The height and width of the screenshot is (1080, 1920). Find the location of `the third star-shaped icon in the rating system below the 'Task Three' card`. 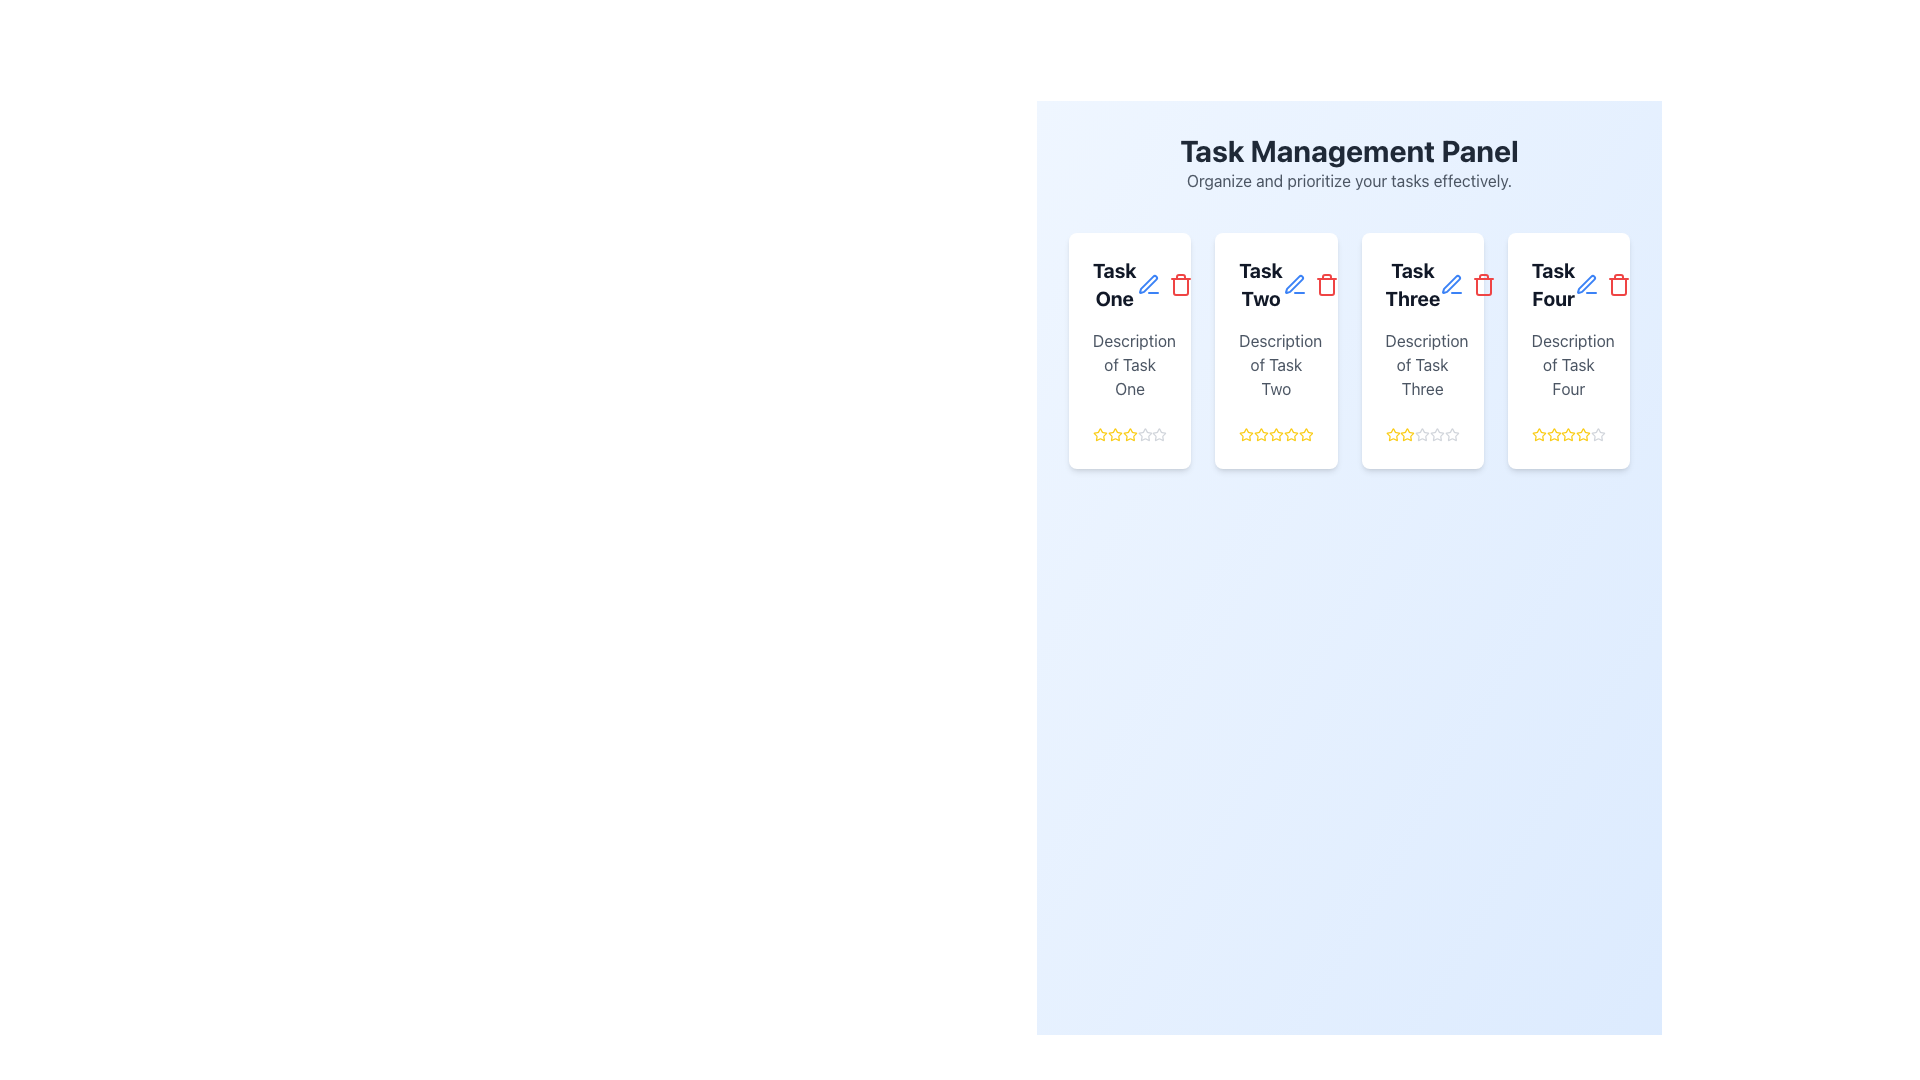

the third star-shaped icon in the rating system below the 'Task Three' card is located at coordinates (1421, 433).